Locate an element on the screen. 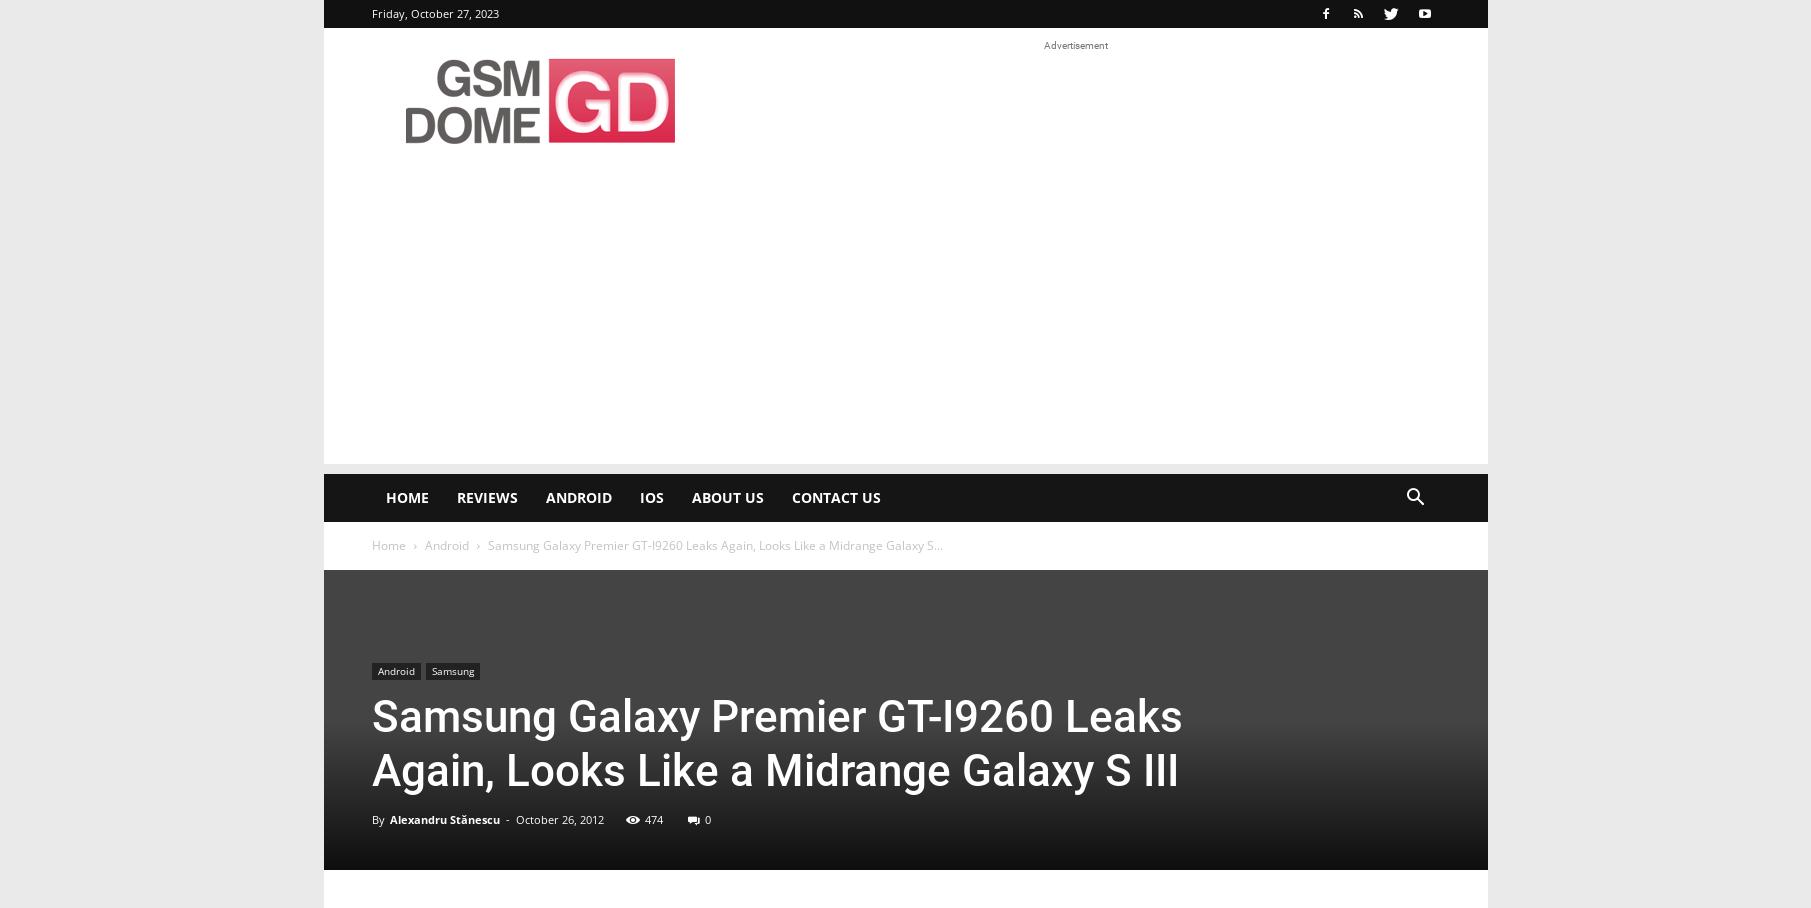 Image resolution: width=1811 pixels, height=908 pixels. '474' is located at coordinates (653, 819).